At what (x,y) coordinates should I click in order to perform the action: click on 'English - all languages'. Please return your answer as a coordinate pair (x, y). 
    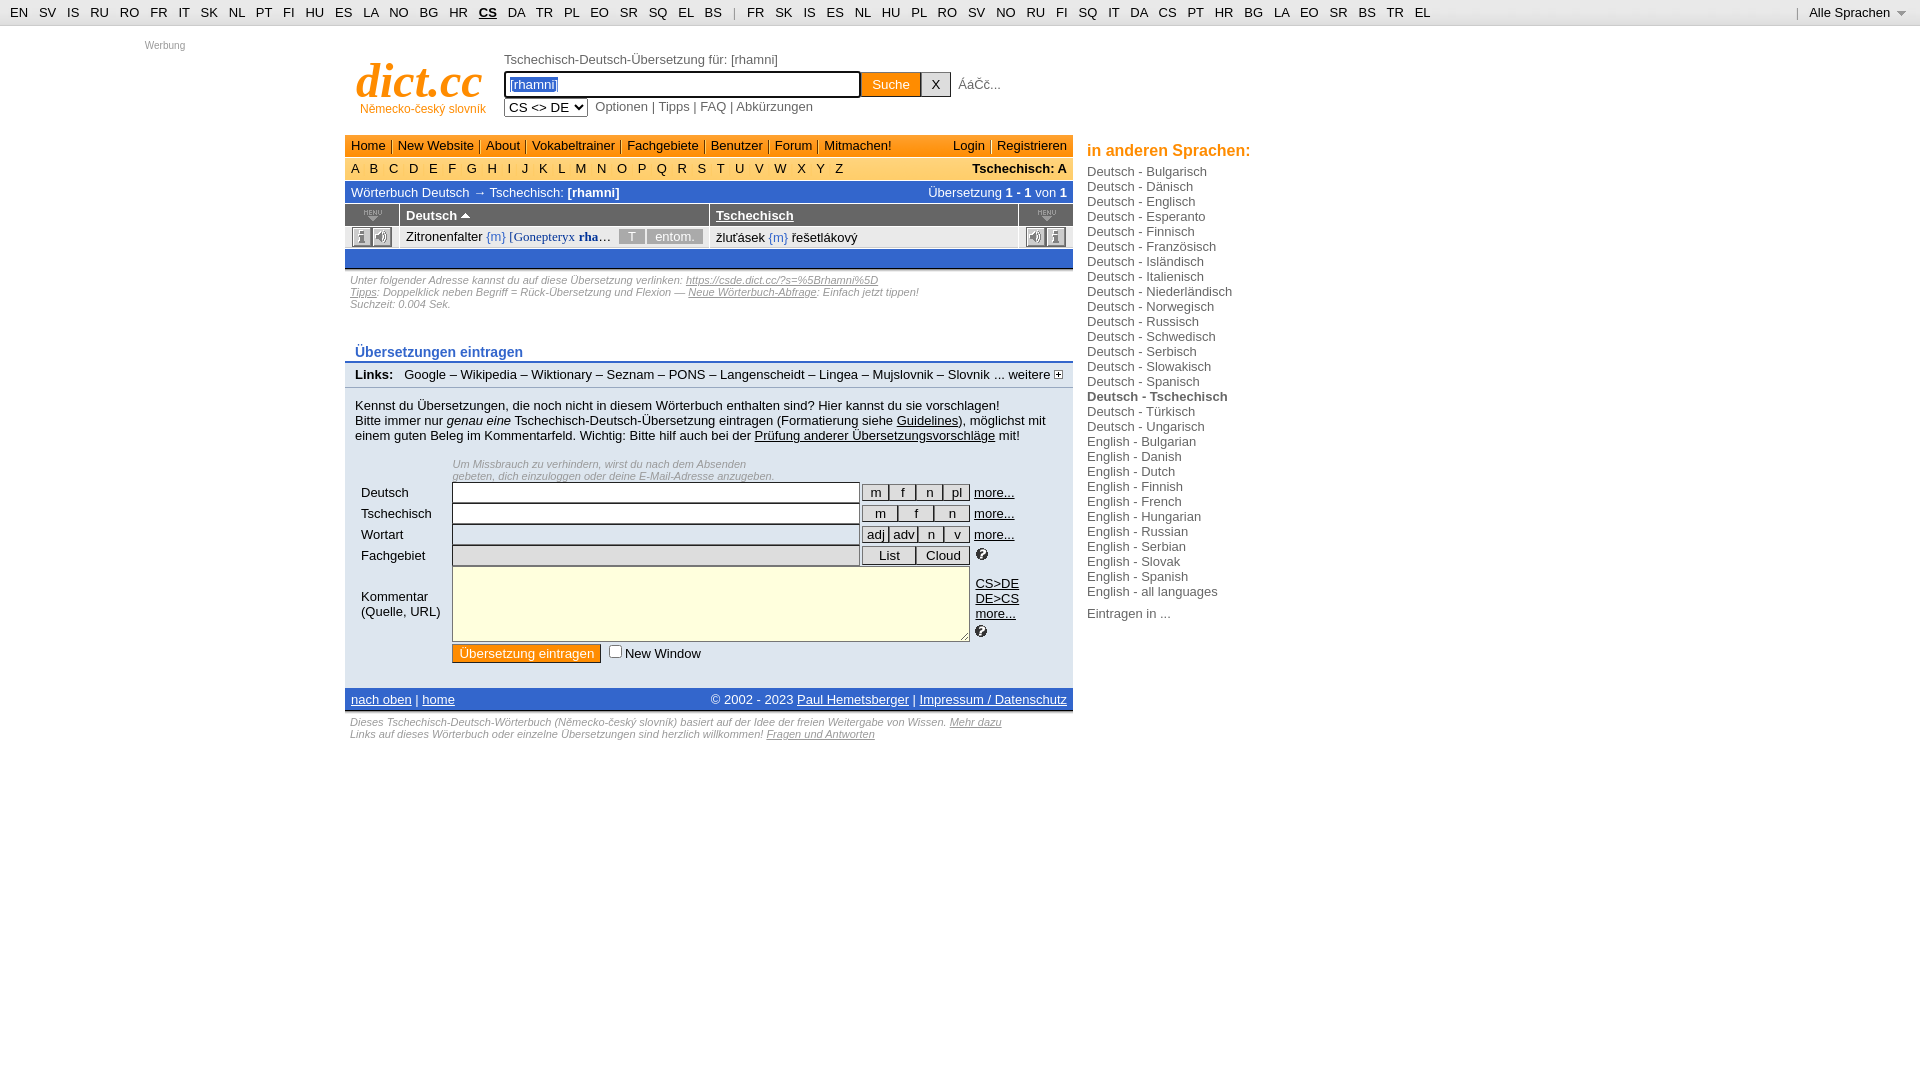
    Looking at the image, I should click on (1152, 590).